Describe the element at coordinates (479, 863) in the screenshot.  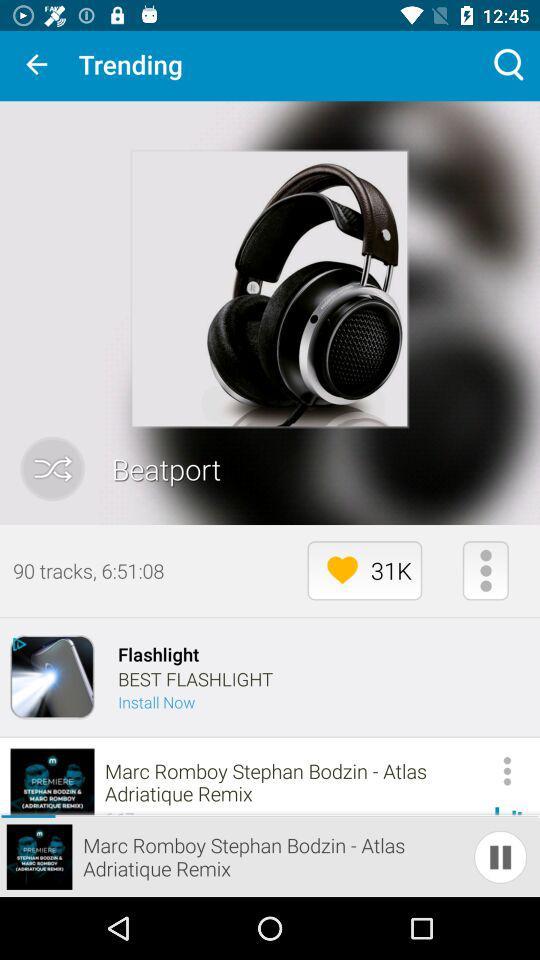
I see `the pause icon` at that location.